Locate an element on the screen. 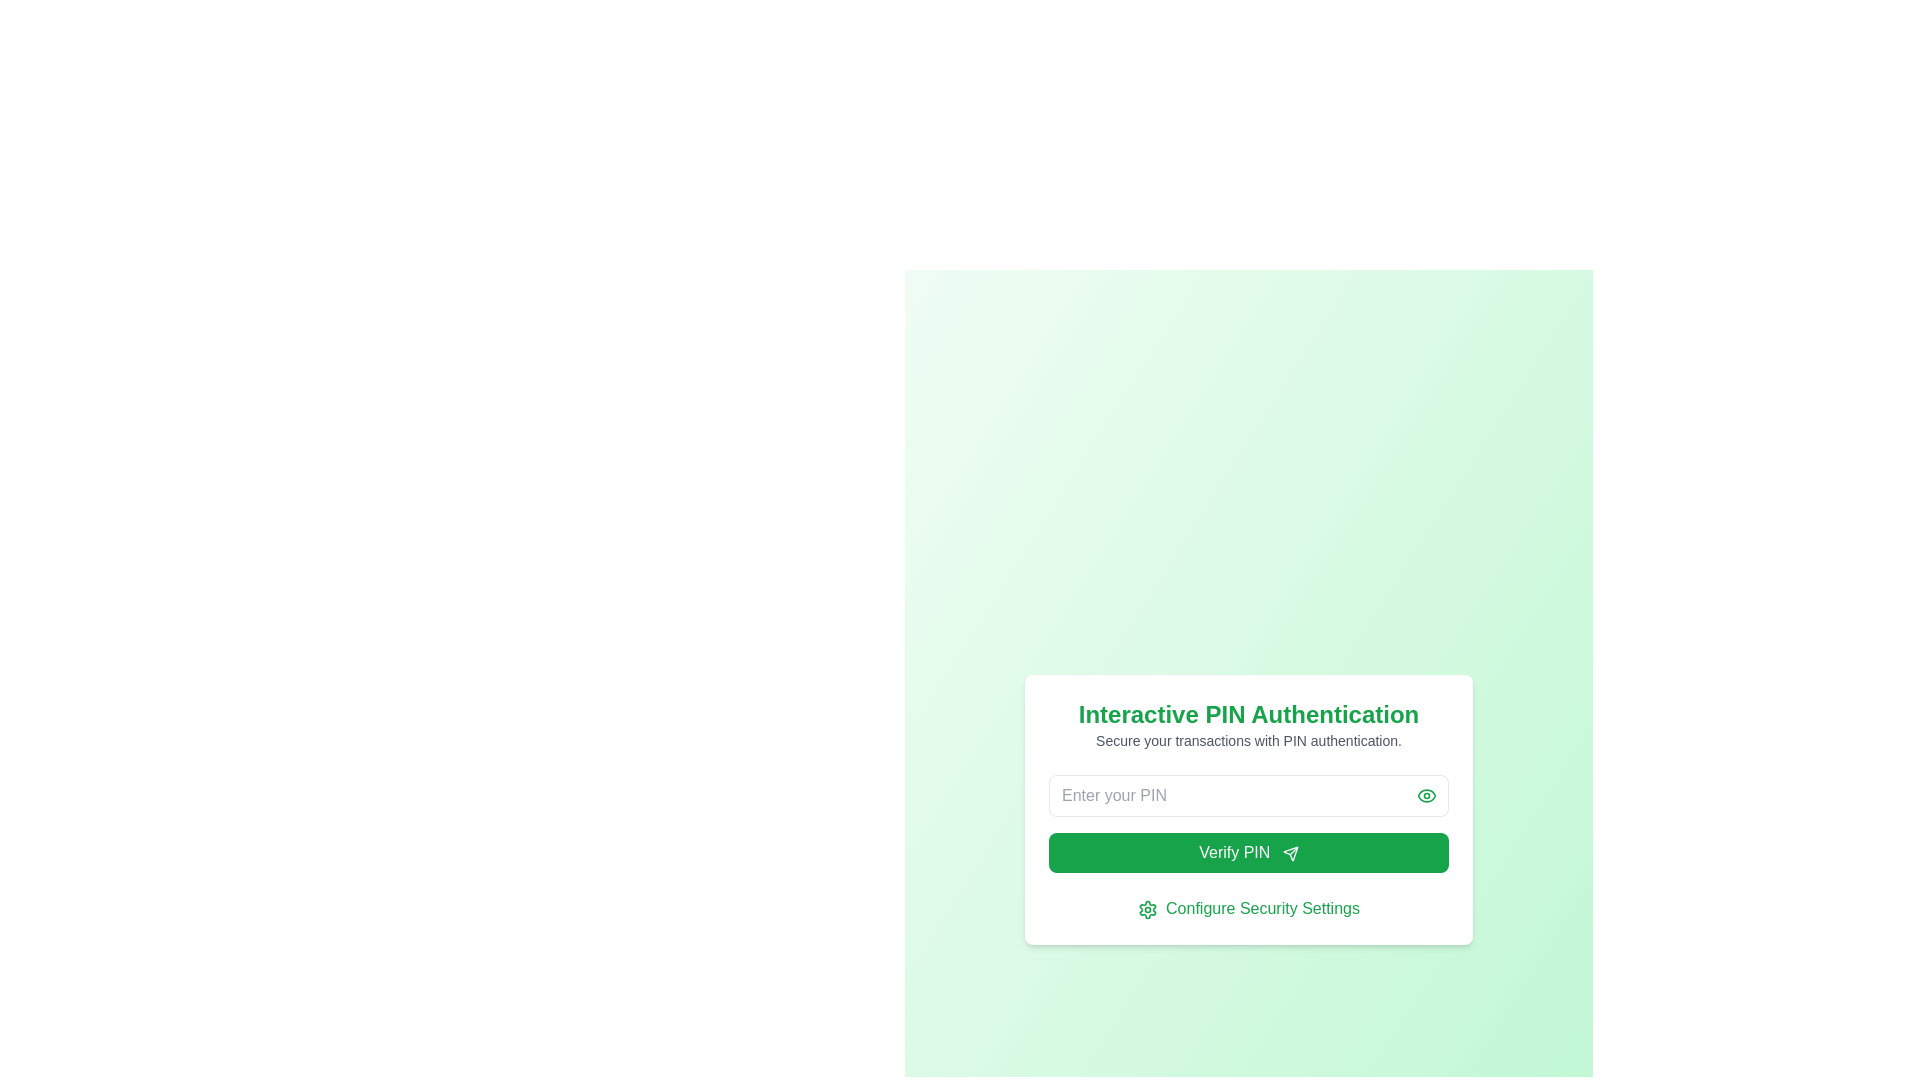  the eye icon button, which toggles the password visibility for the 'Enter your PIN' input field is located at coordinates (1425, 794).